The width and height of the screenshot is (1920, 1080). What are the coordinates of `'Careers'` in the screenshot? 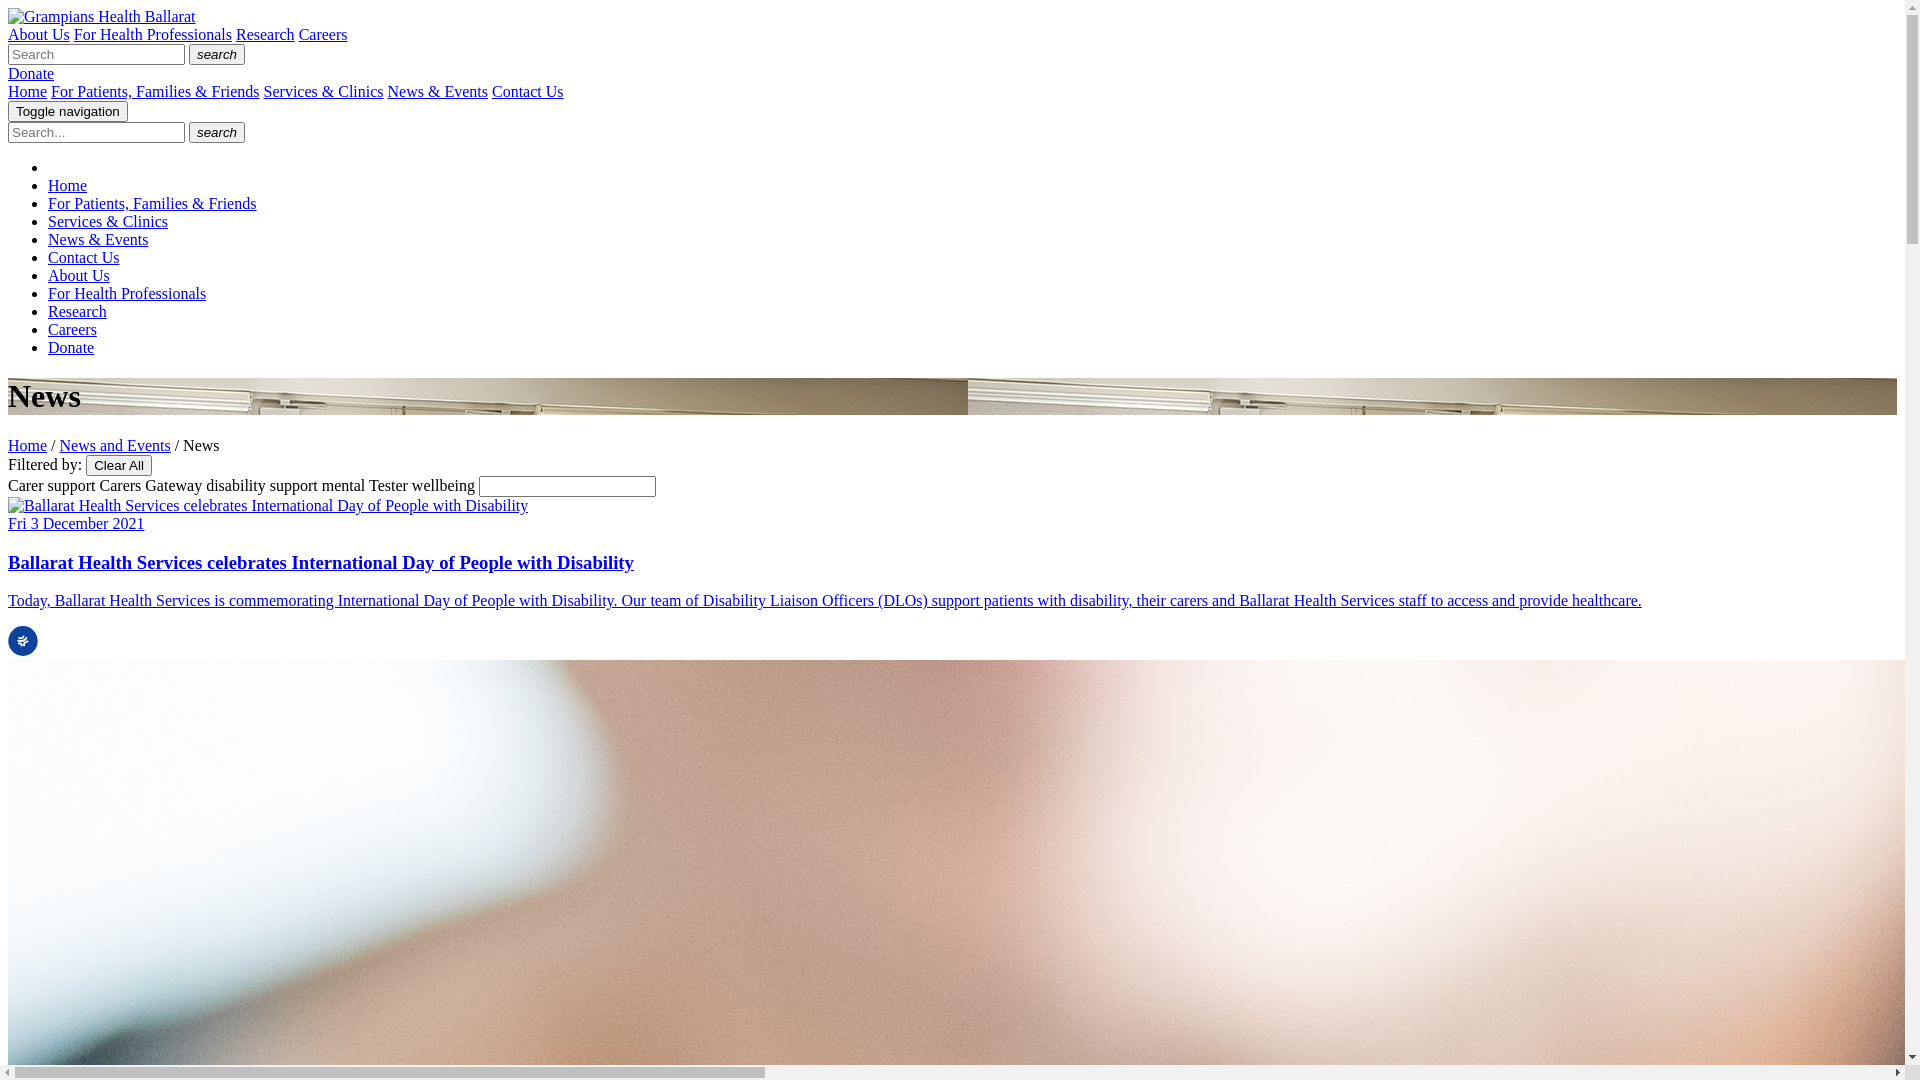 It's located at (72, 328).